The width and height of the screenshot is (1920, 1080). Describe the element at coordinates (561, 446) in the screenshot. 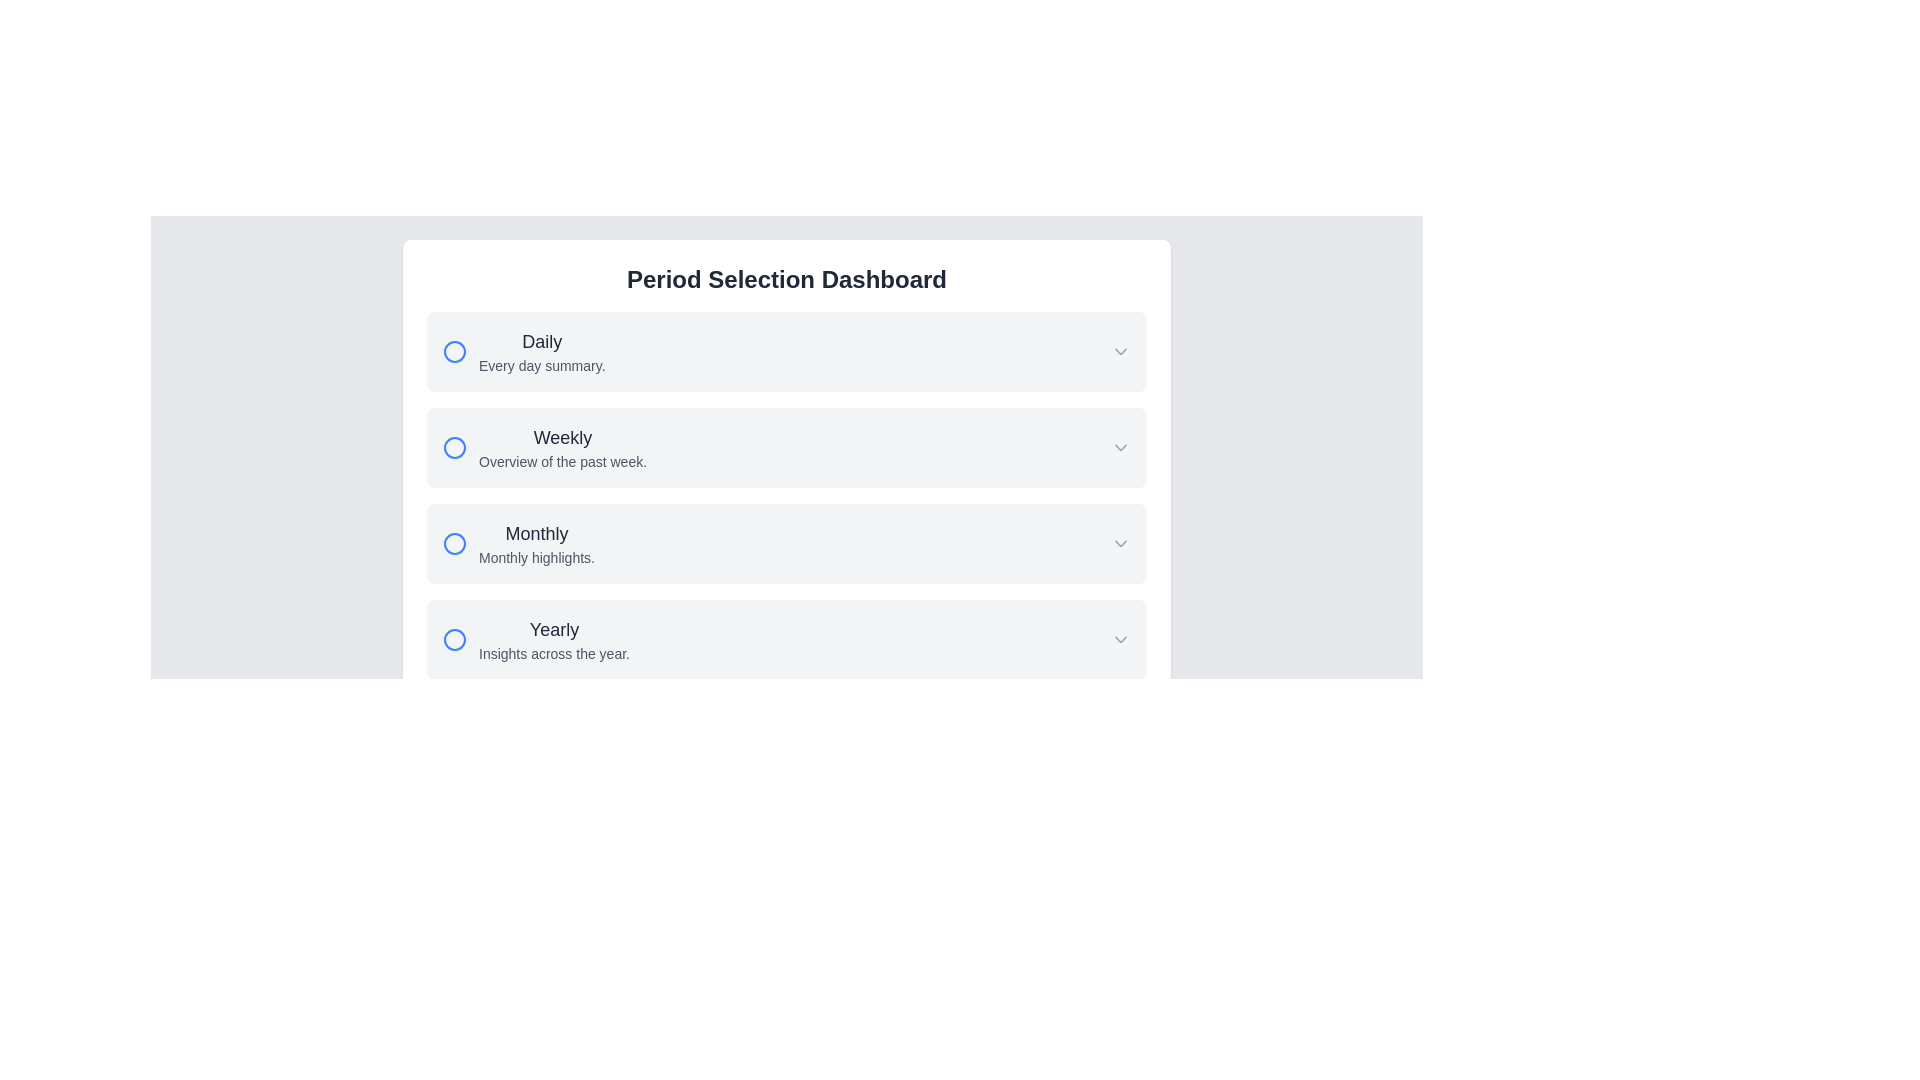

I see `the 'Weekly' text label, which is bold and larger in font, located under the 'Period Selection Dashboard' options` at that location.